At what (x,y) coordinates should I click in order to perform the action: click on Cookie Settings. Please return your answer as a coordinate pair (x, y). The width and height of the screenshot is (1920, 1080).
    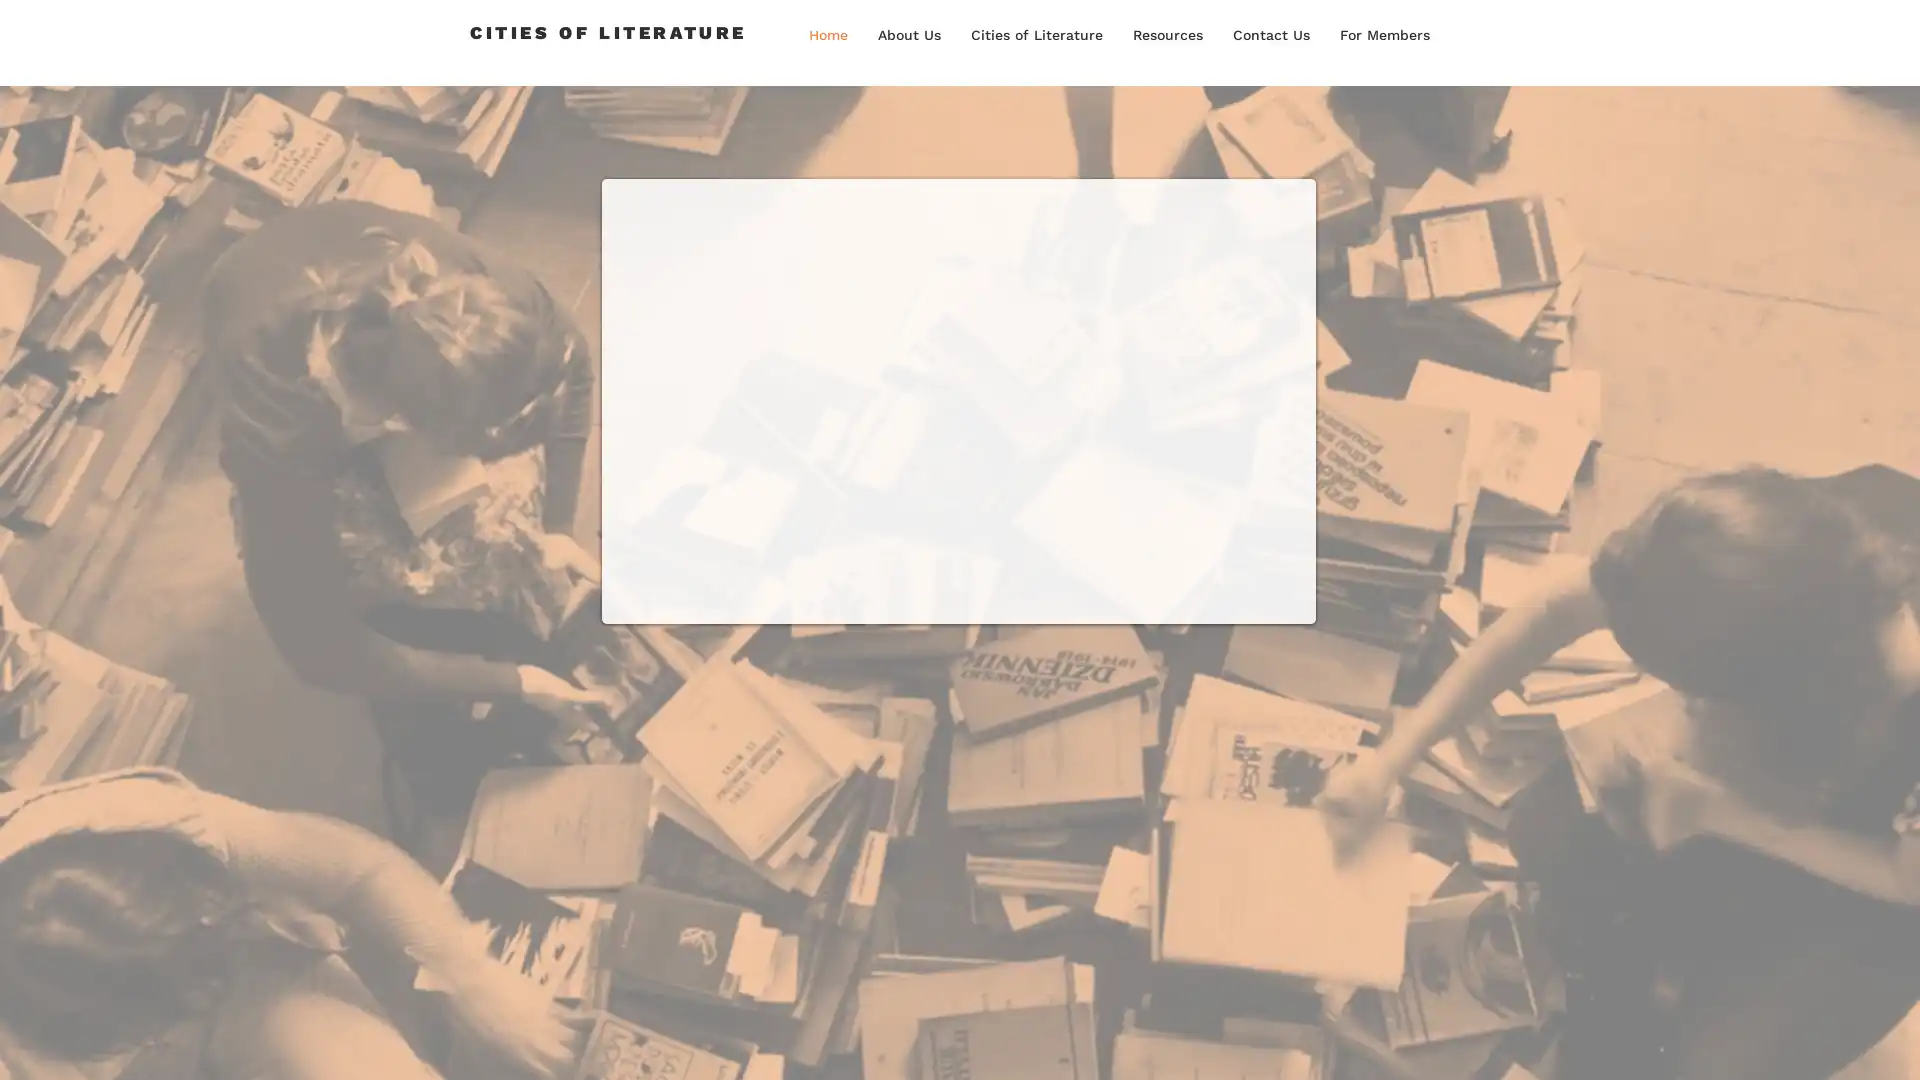
    Looking at the image, I should click on (1703, 1044).